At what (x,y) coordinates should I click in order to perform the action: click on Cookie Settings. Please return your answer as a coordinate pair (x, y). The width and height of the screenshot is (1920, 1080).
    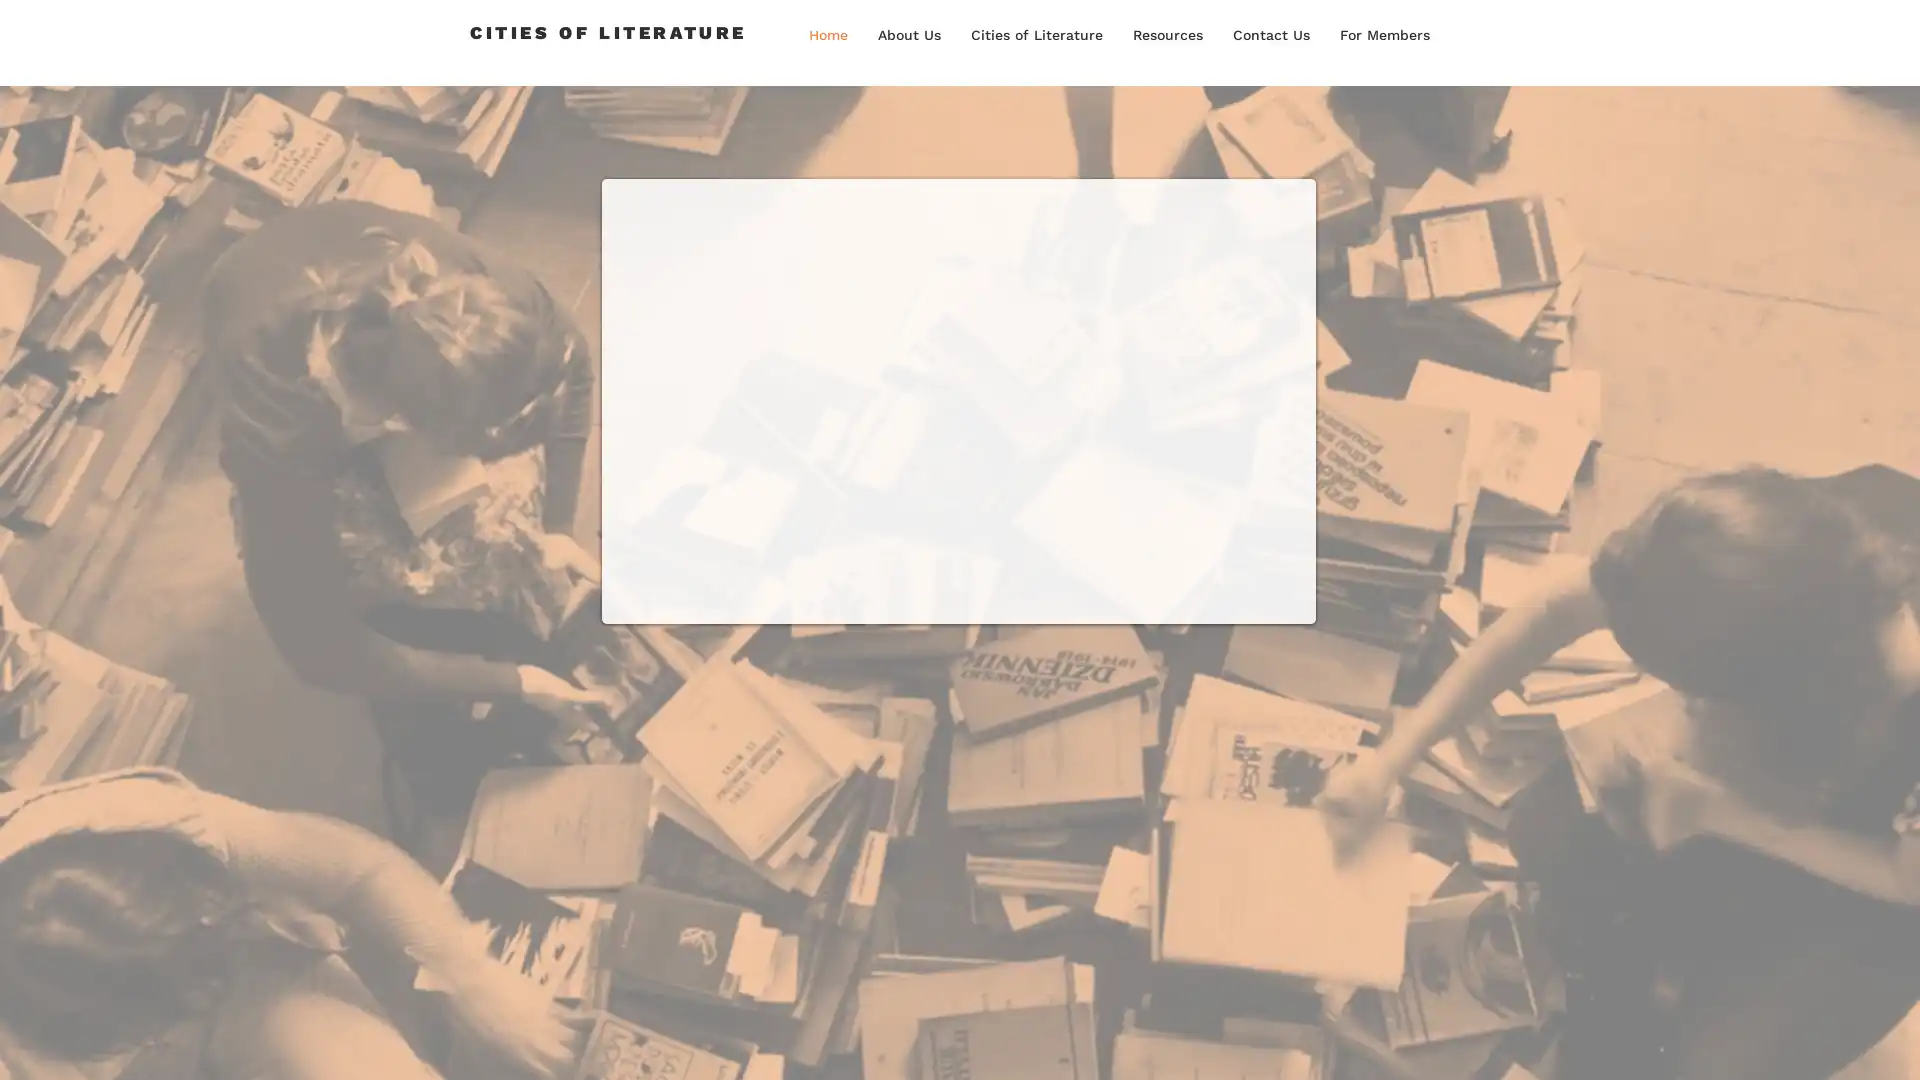
    Looking at the image, I should click on (1703, 1044).